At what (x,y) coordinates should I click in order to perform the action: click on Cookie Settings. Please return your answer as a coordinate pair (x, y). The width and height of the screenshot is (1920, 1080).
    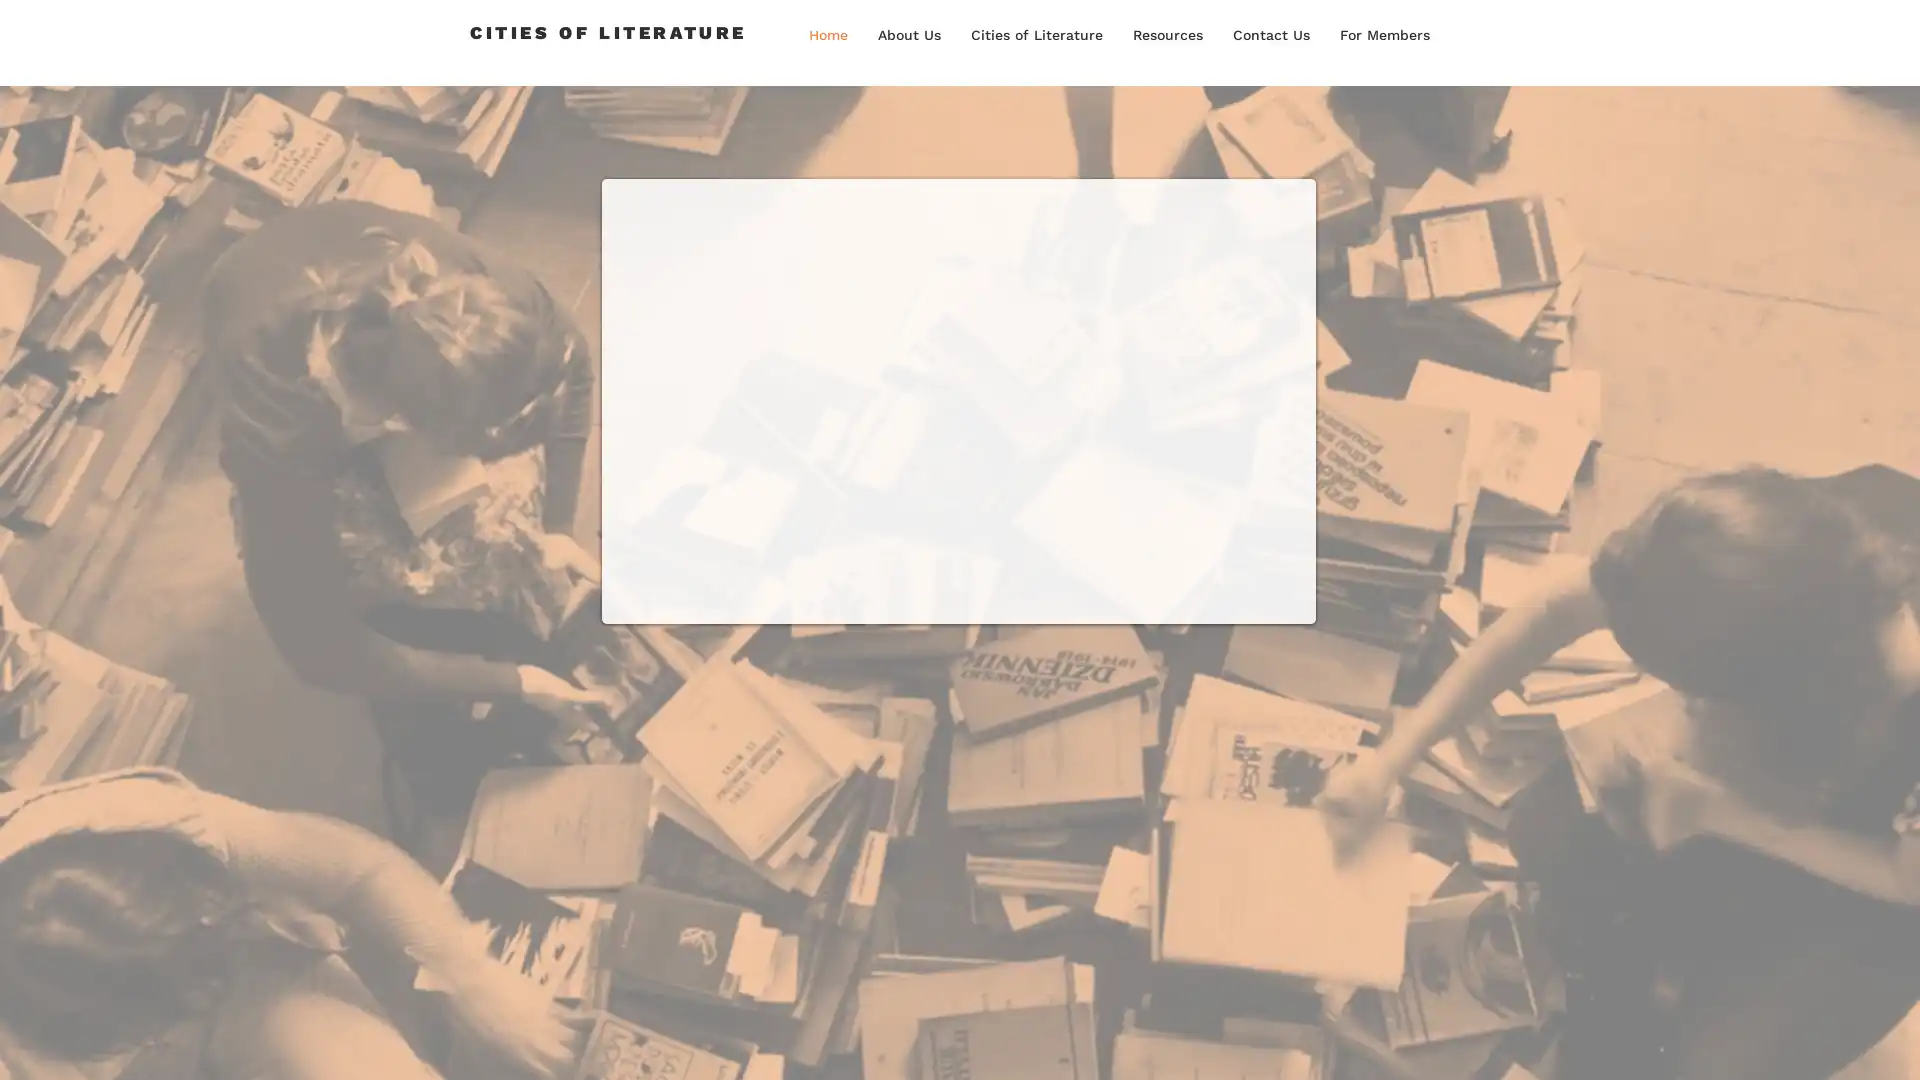
    Looking at the image, I should click on (1703, 1044).